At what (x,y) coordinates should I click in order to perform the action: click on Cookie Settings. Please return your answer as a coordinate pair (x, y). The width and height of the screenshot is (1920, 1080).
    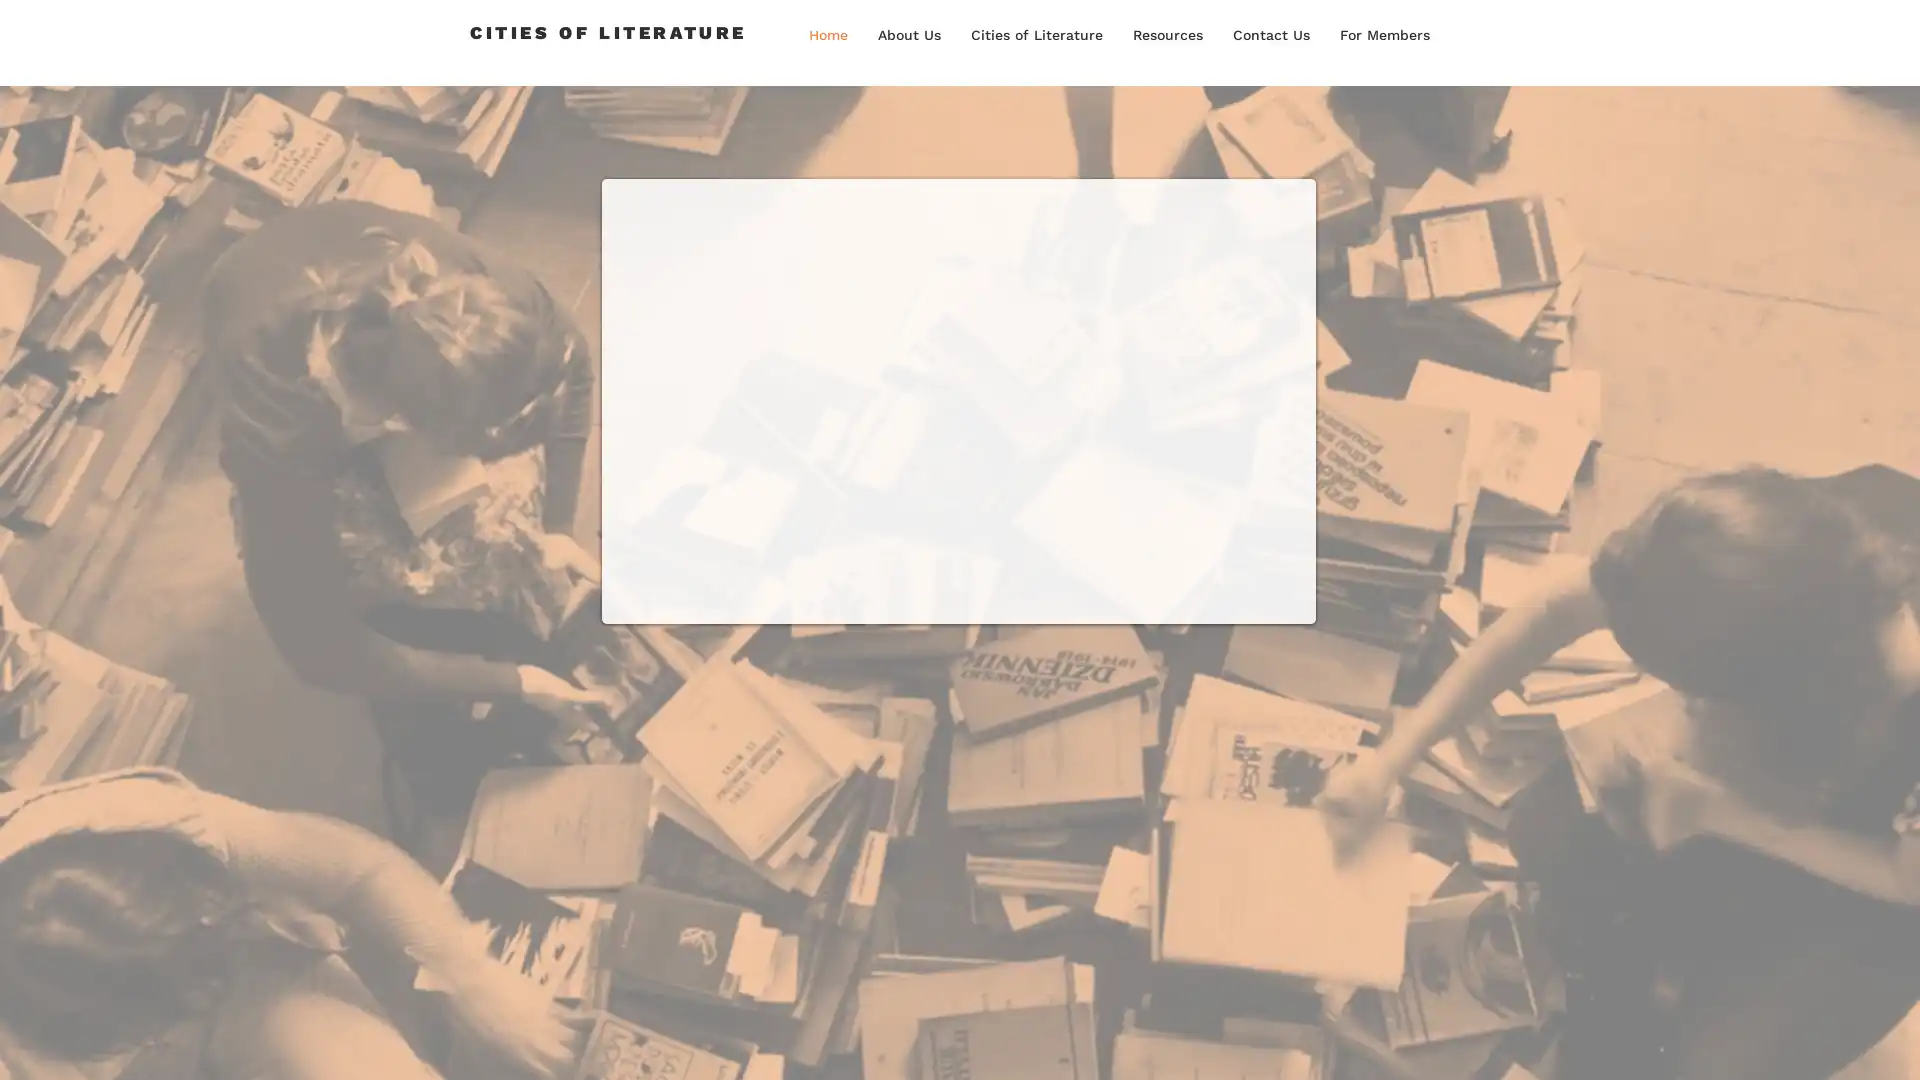
    Looking at the image, I should click on (1703, 1044).